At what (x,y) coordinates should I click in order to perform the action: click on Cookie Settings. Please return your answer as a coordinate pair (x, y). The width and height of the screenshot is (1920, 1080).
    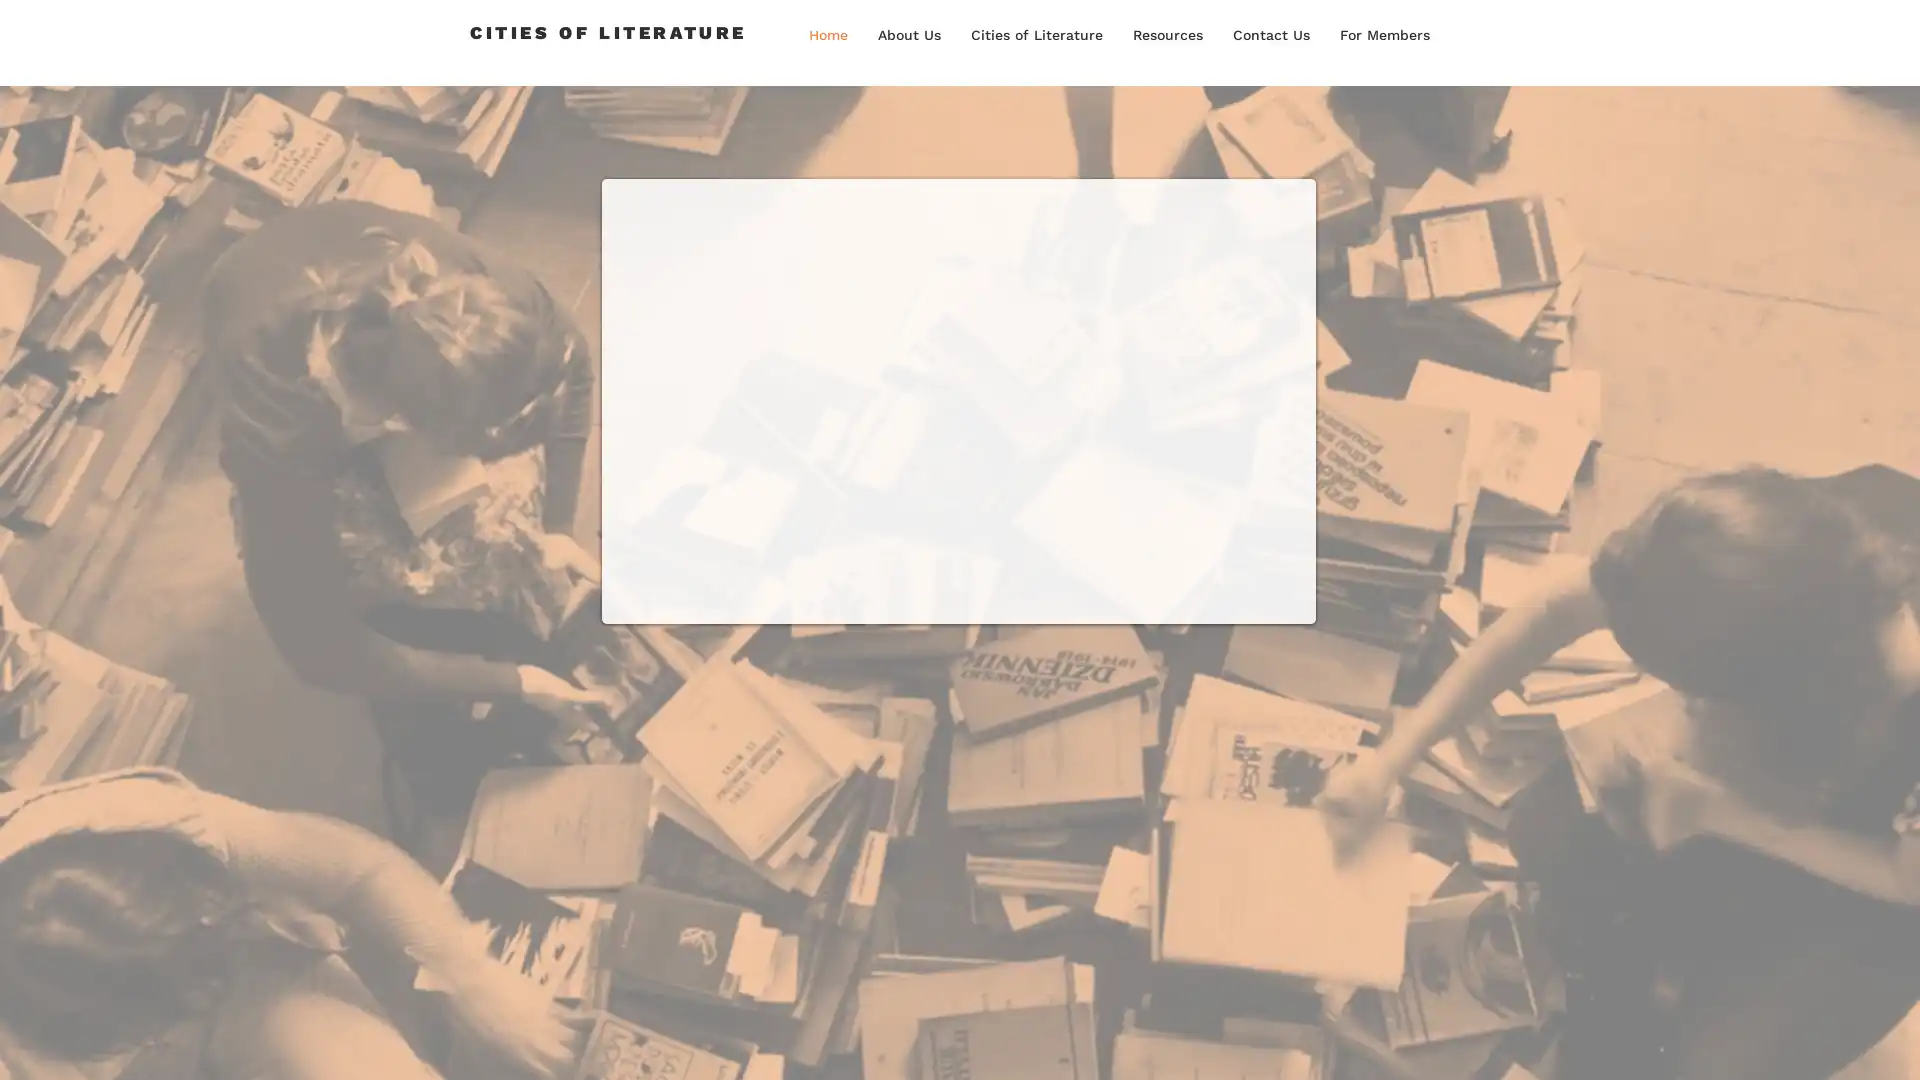
    Looking at the image, I should click on (1703, 1044).